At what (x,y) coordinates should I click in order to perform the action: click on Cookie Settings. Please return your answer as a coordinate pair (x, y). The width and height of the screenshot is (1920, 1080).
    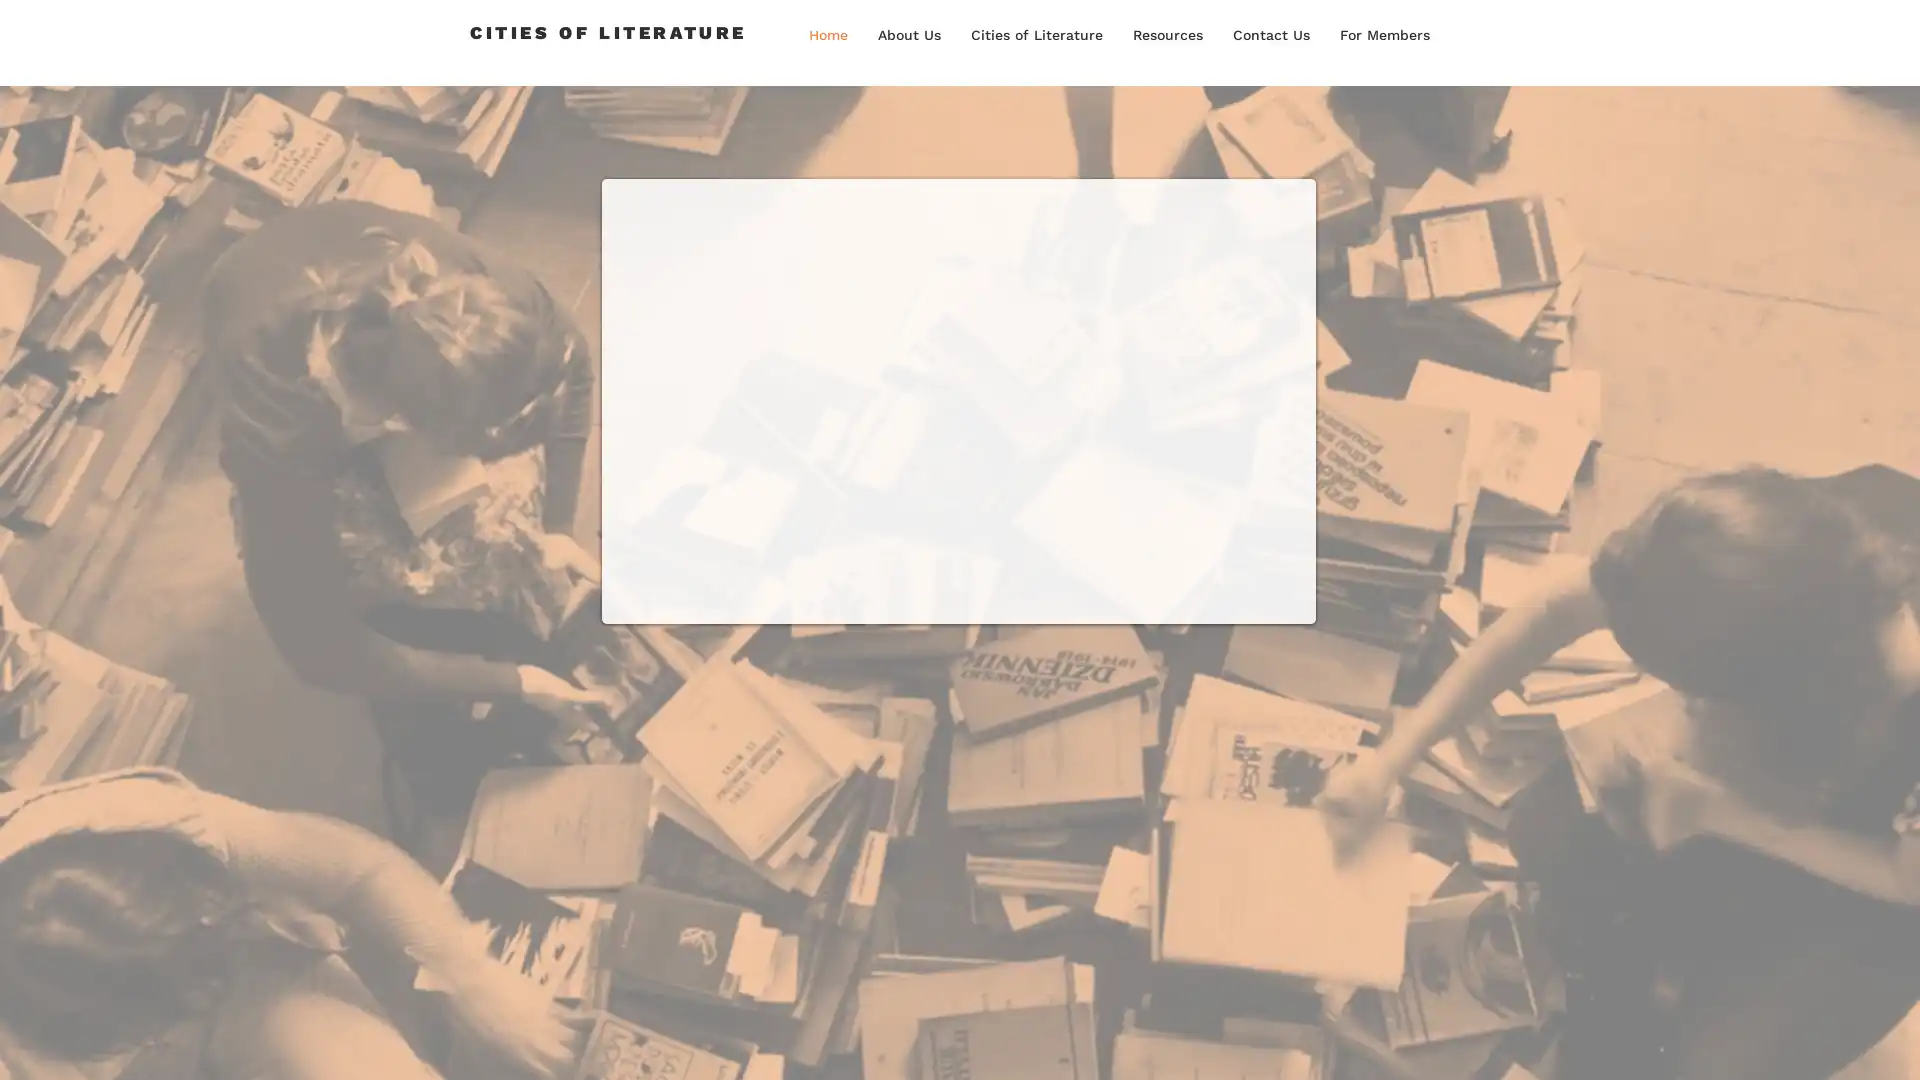
    Looking at the image, I should click on (1703, 1044).